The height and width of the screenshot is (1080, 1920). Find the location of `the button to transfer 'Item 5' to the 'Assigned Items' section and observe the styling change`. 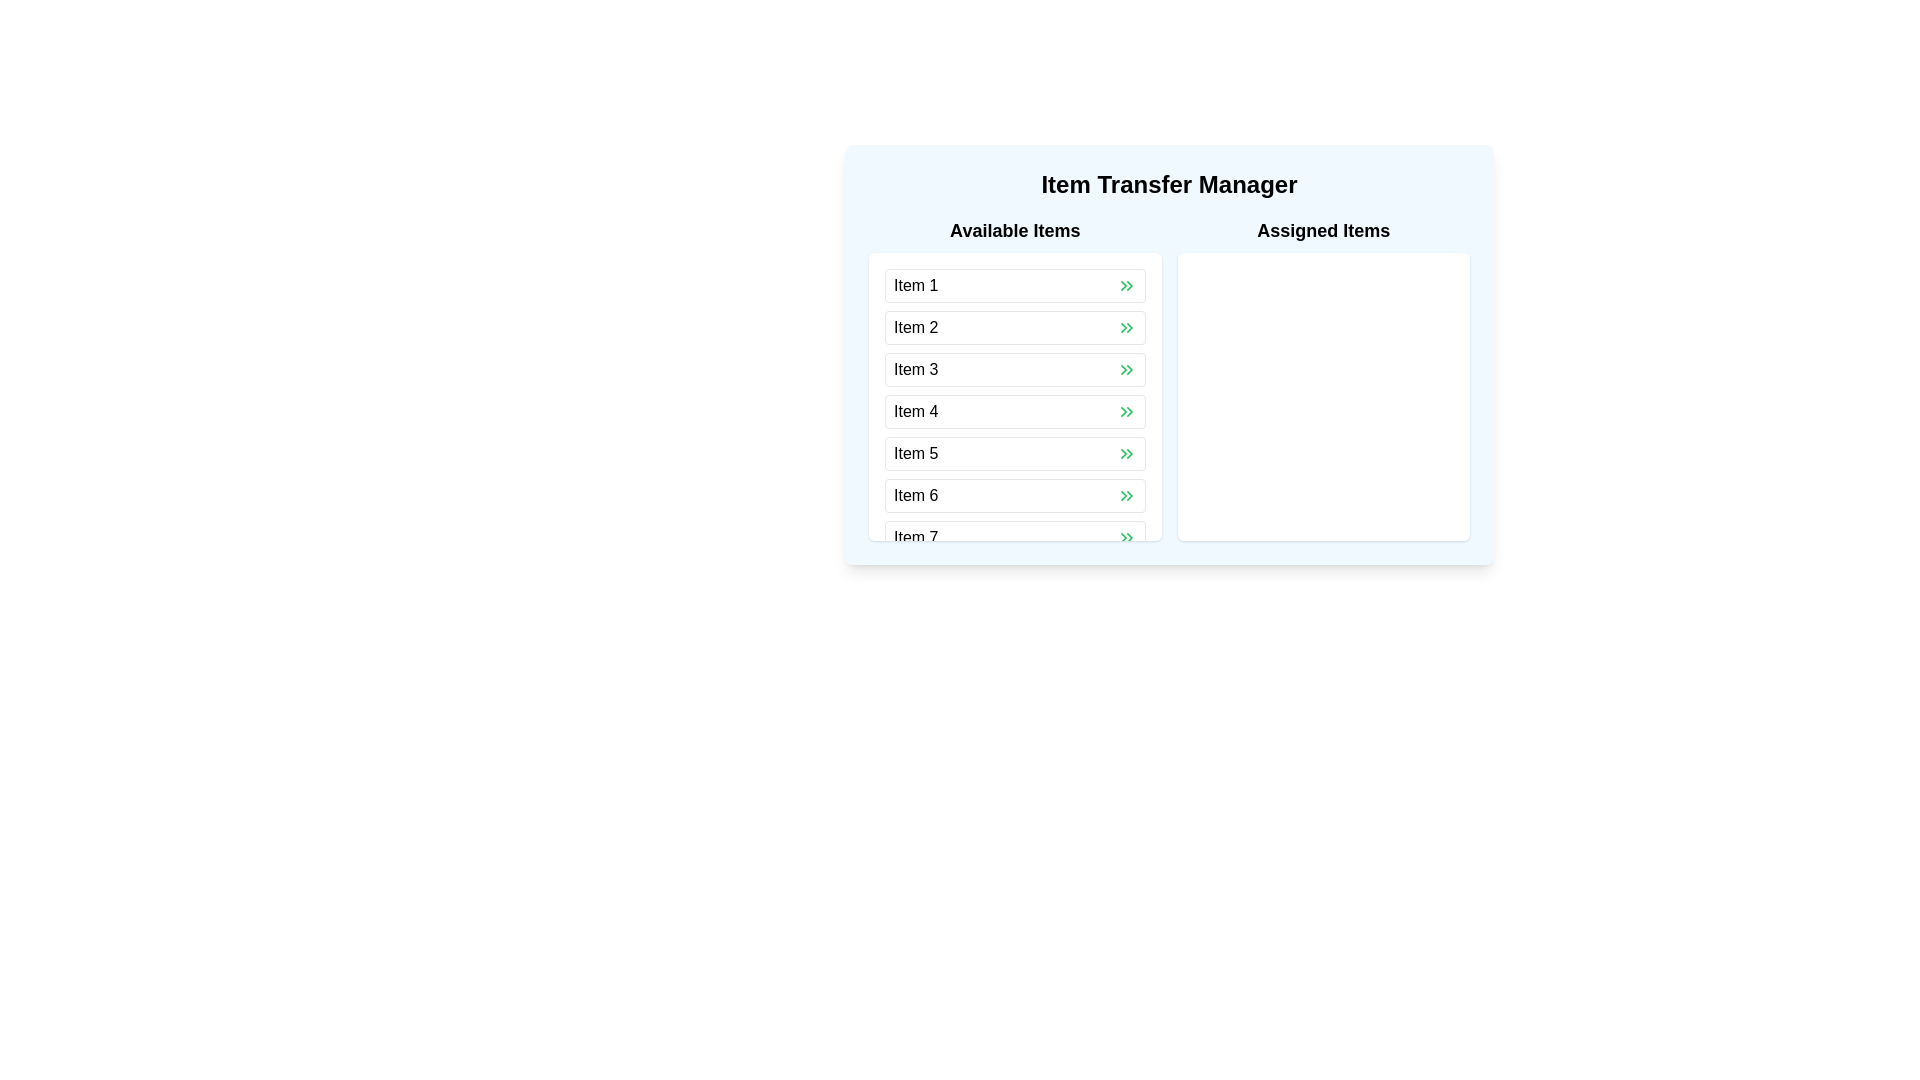

the button to transfer 'Item 5' to the 'Assigned Items' section and observe the styling change is located at coordinates (1126, 454).